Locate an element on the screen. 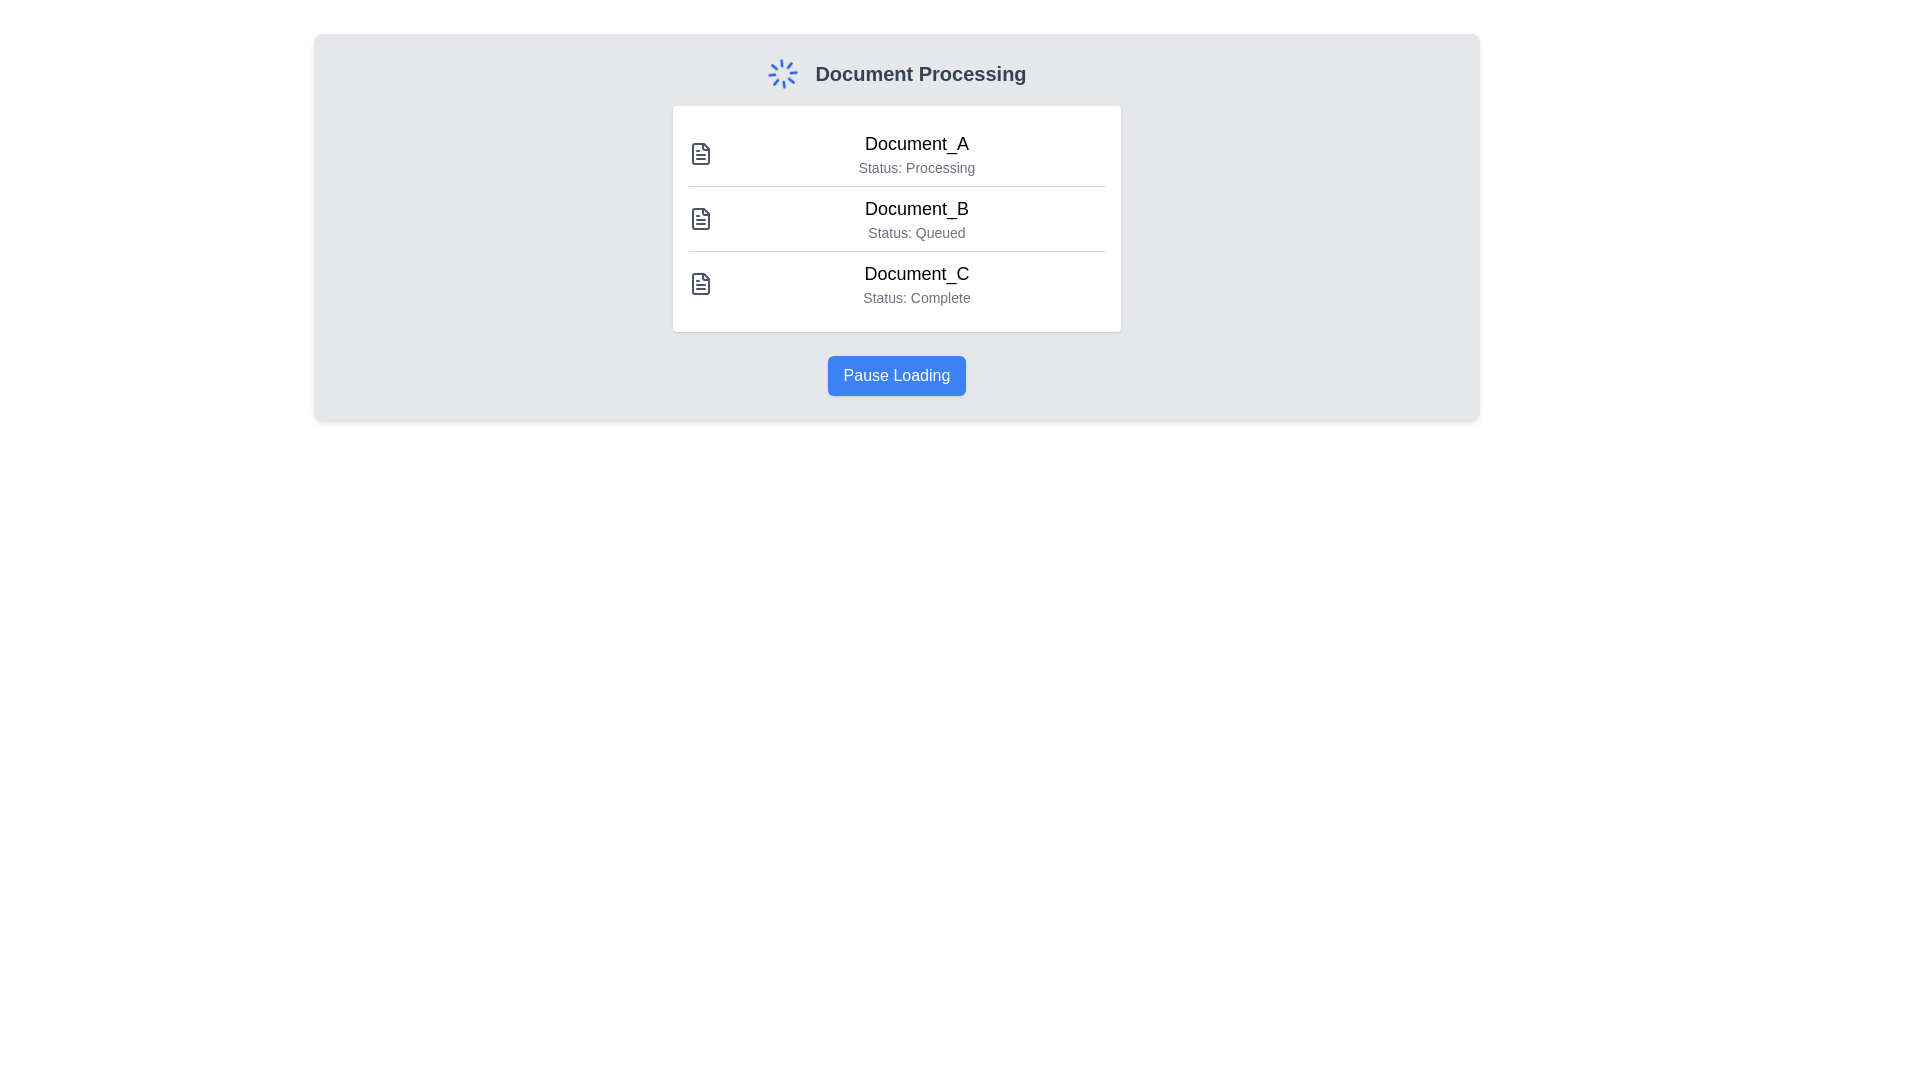 Image resolution: width=1920 pixels, height=1080 pixels. the static text label that identifies the second document in the list, located in the central panel of the 'Document Processing' interface is located at coordinates (915, 208).